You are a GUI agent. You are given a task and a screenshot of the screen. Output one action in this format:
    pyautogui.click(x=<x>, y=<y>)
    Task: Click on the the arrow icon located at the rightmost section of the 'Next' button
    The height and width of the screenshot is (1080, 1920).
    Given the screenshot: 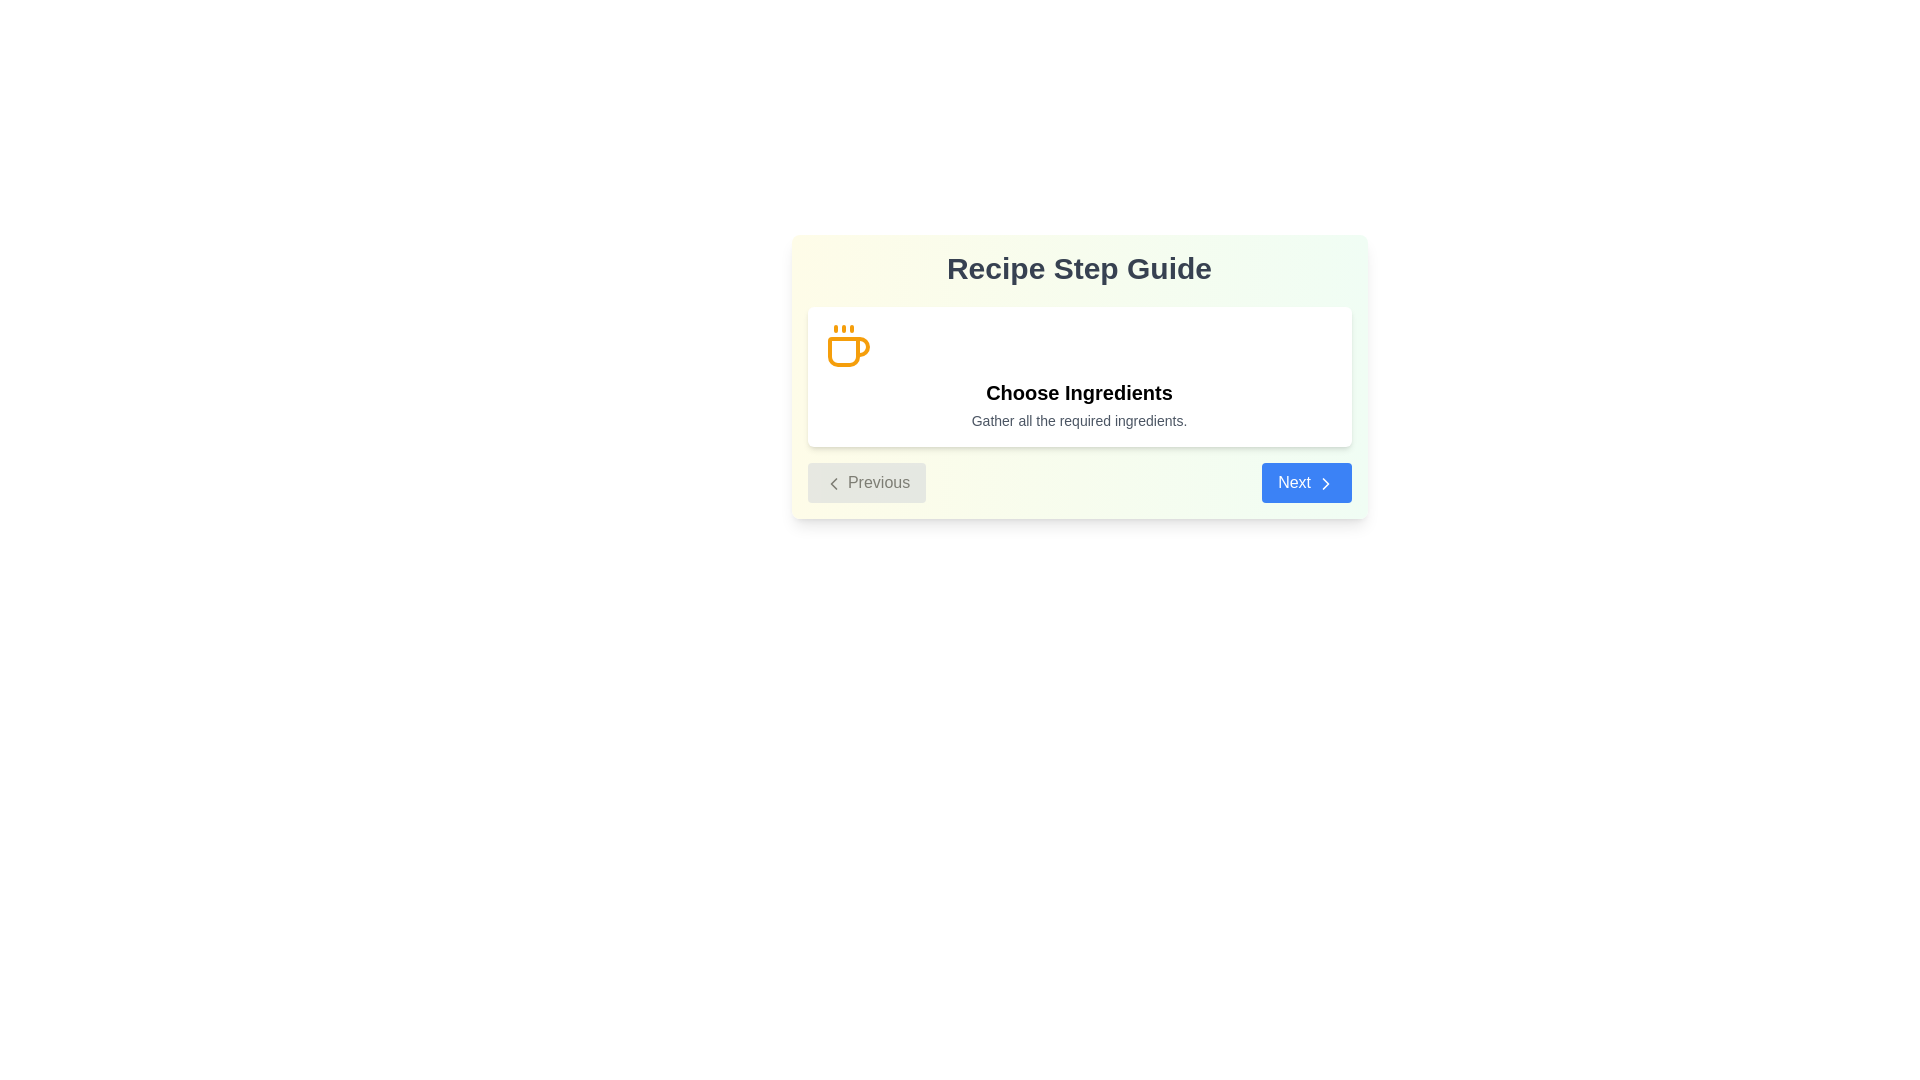 What is the action you would take?
    pyautogui.click(x=1325, y=483)
    